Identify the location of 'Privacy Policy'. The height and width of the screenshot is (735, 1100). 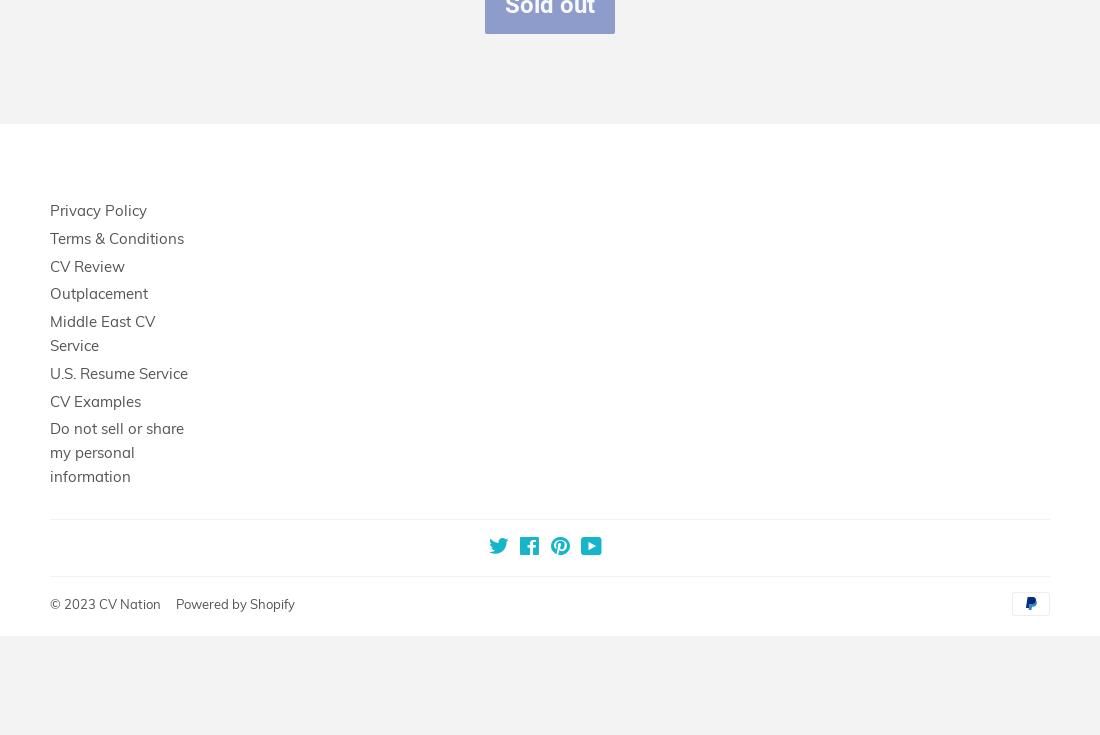
(49, 210).